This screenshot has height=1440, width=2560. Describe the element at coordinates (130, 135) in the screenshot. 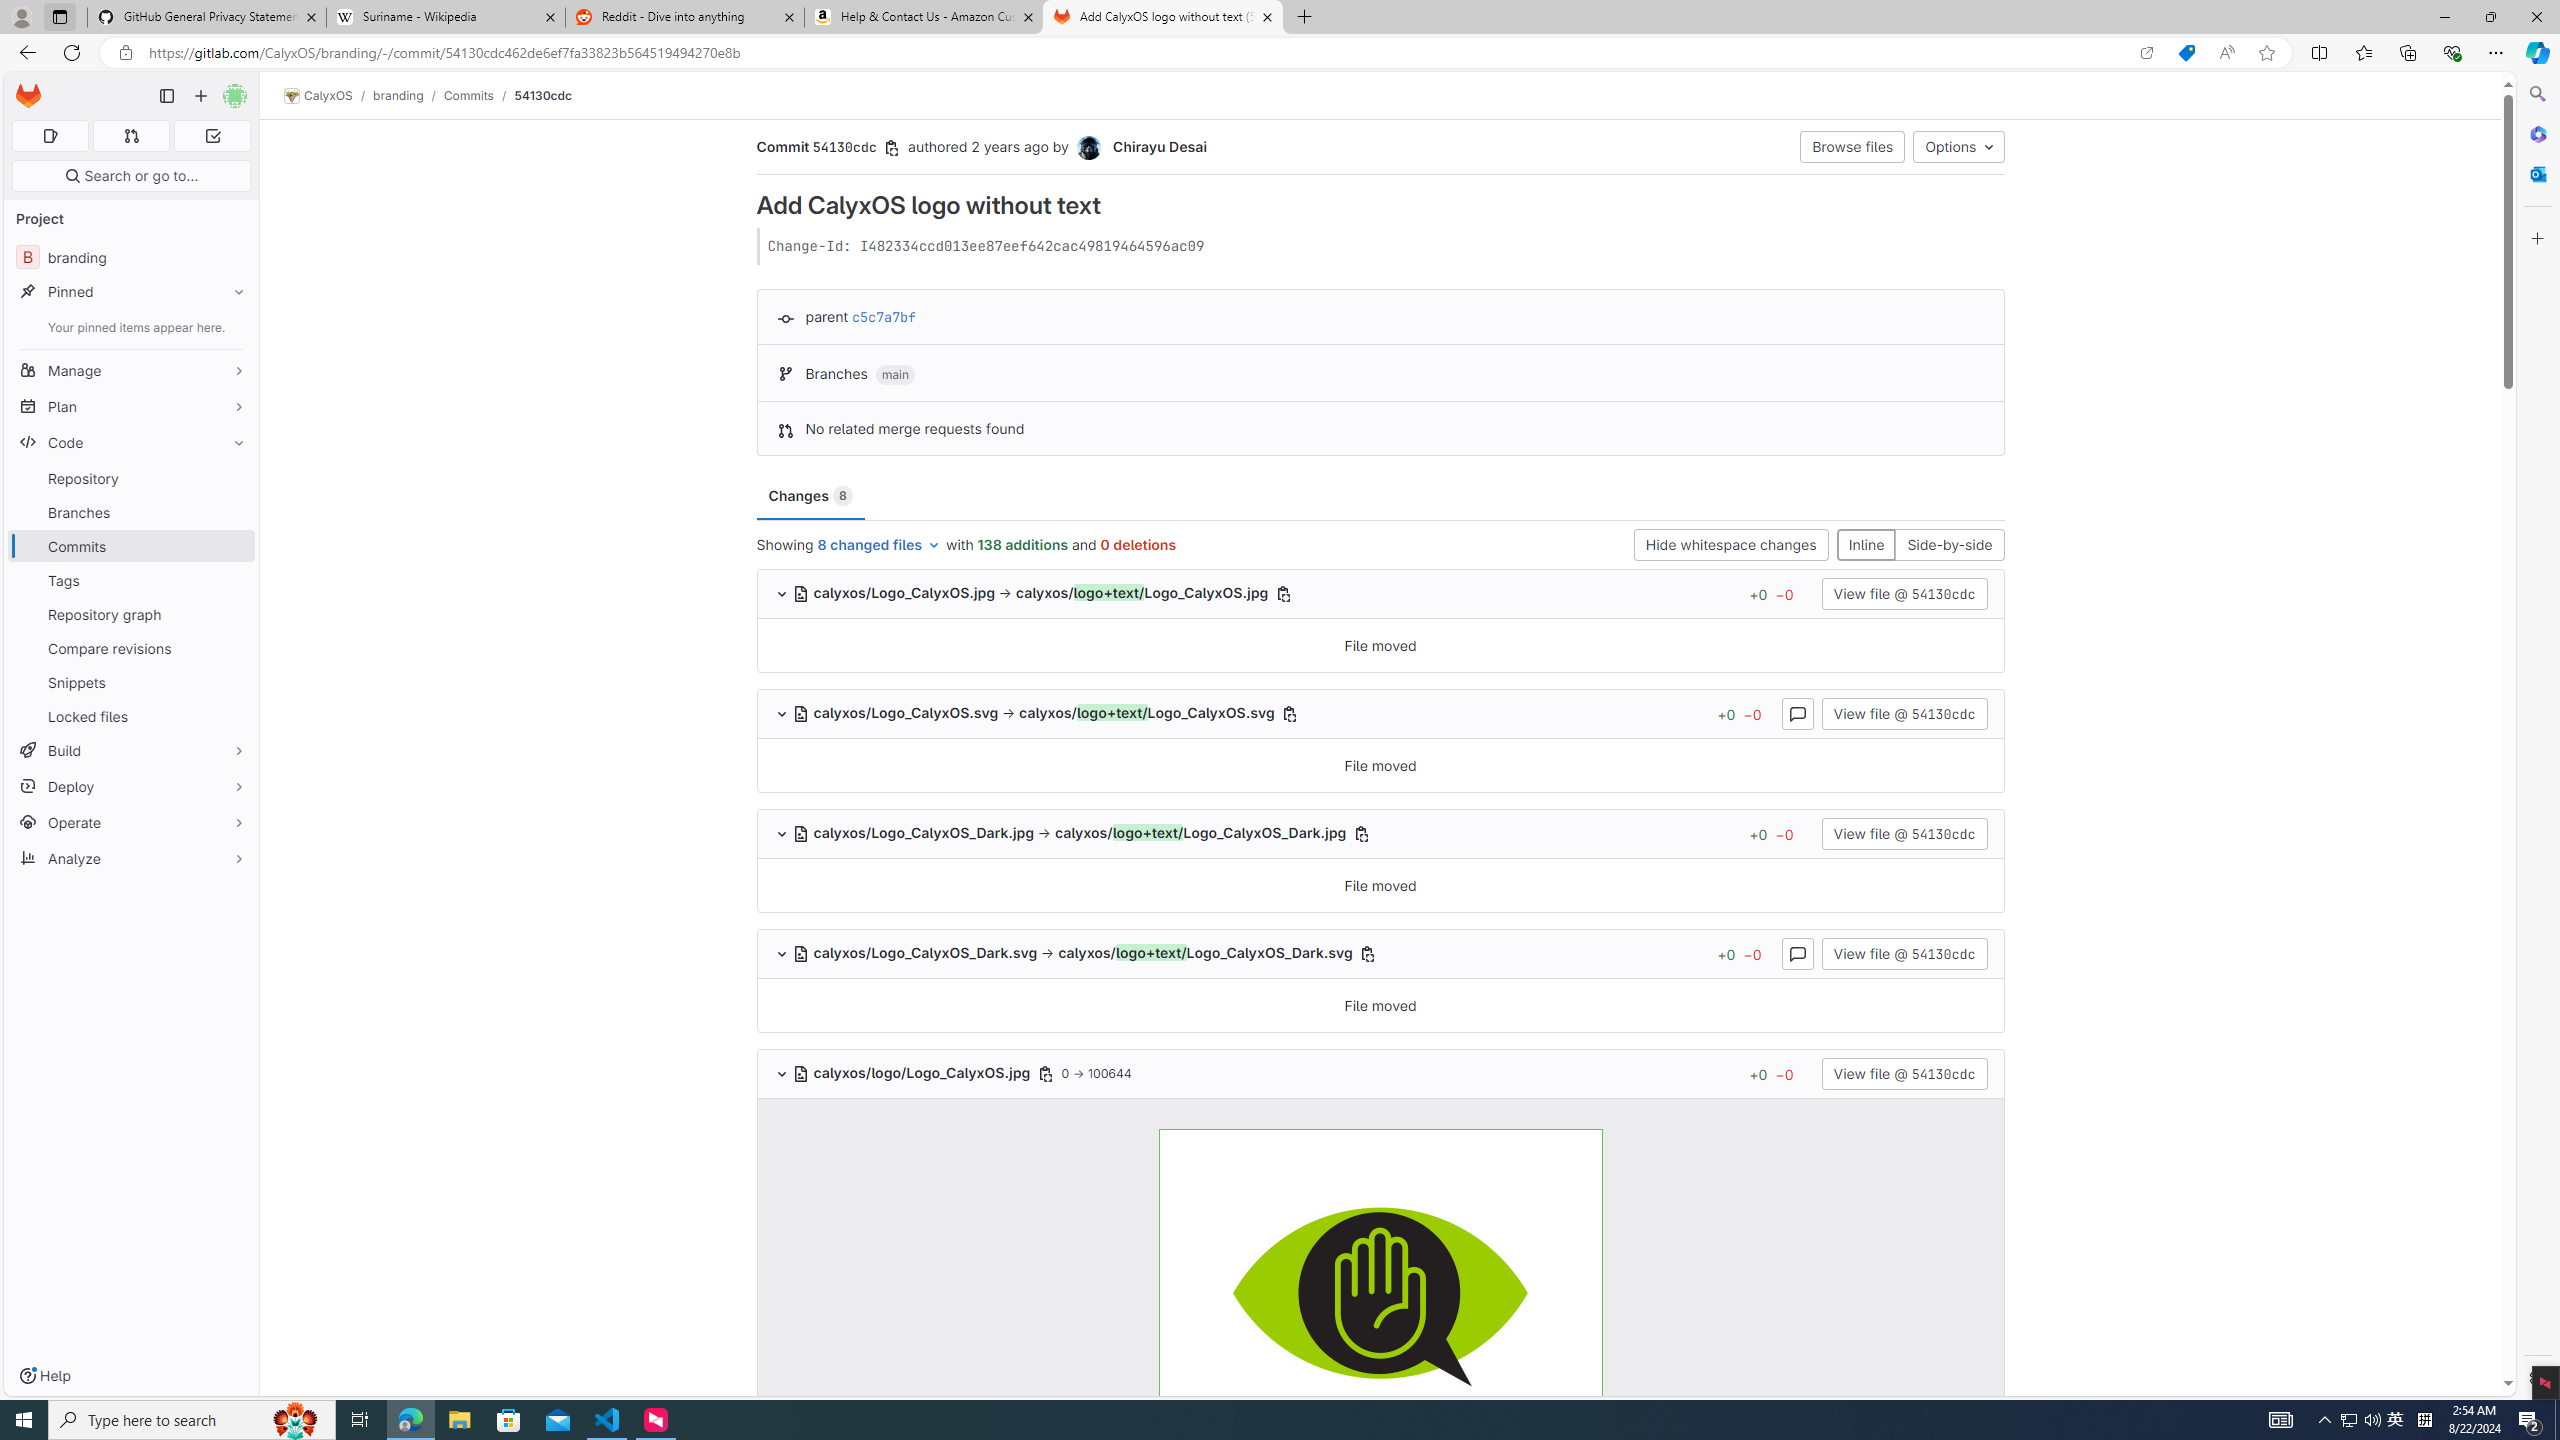

I see `'Merge requests 0'` at that location.